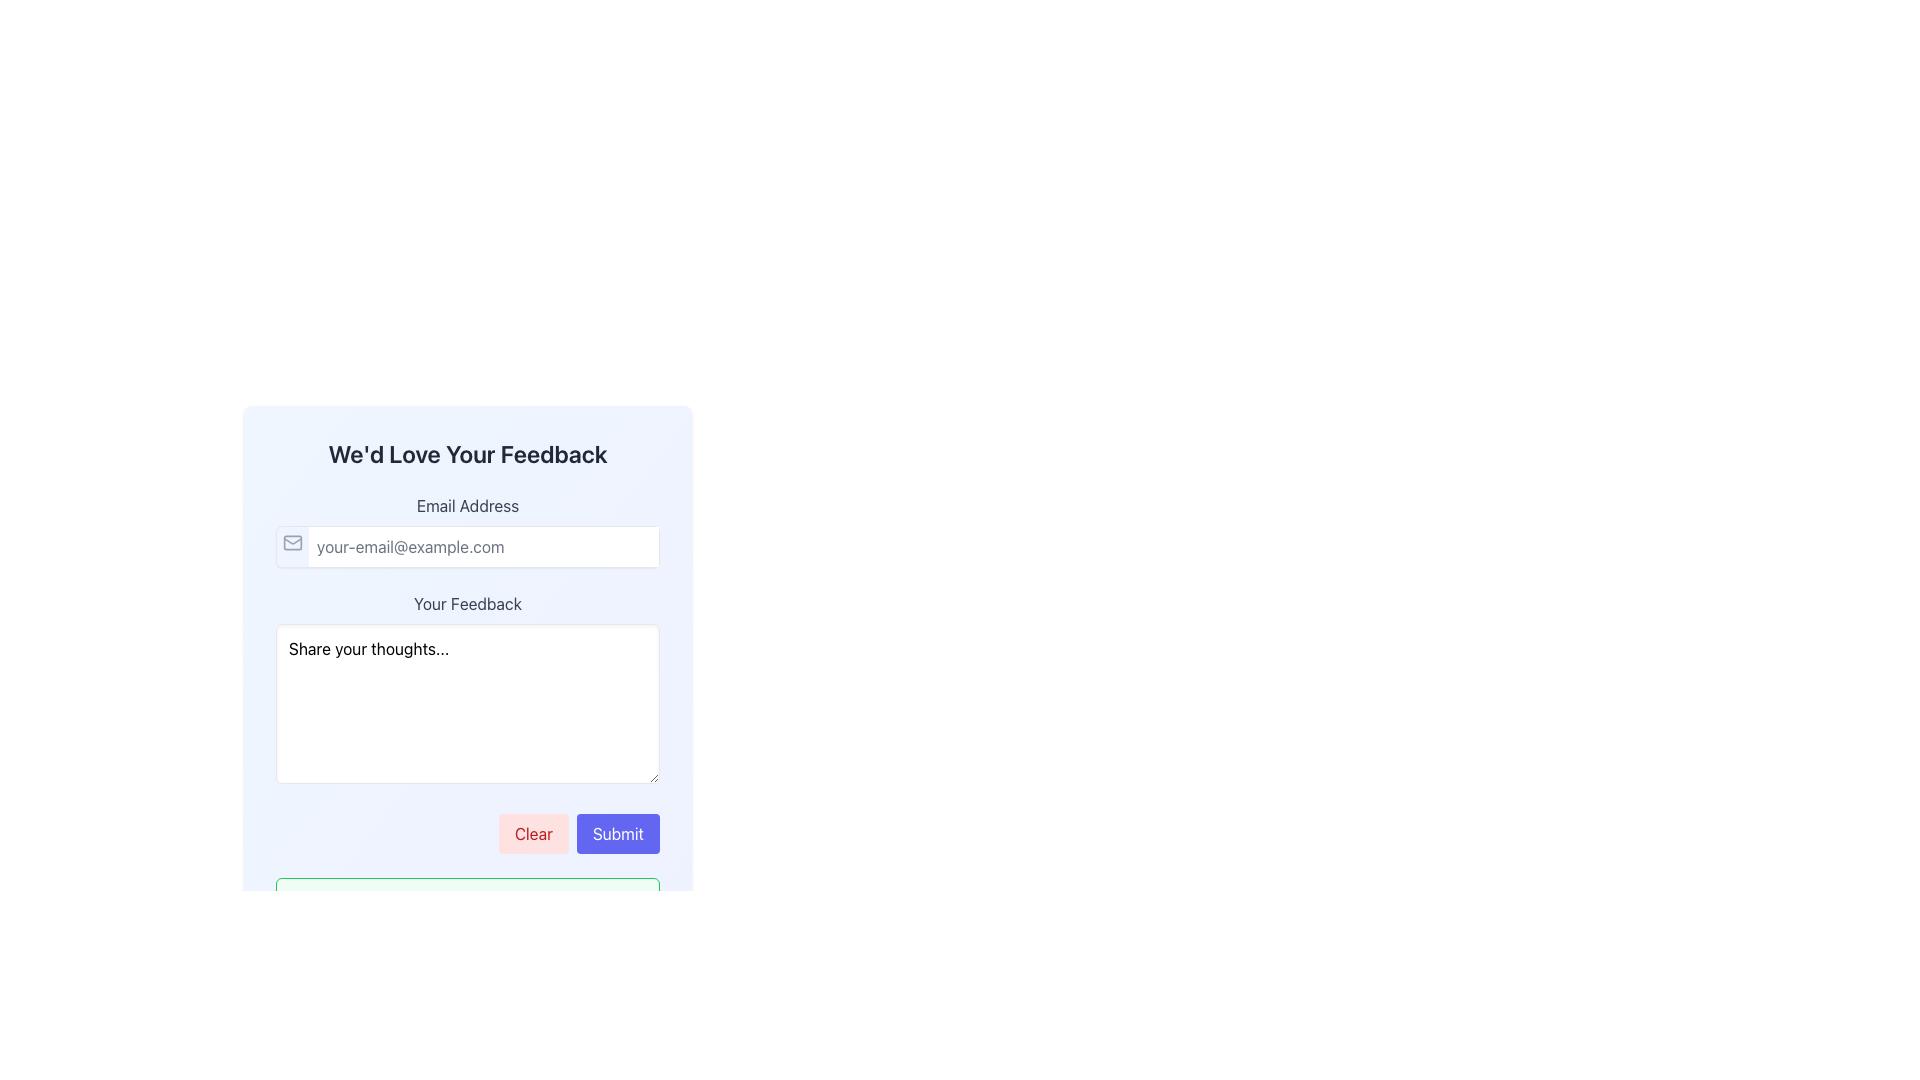  What do you see at coordinates (466, 547) in the screenshot?
I see `the Email input field, which is rectangular with rounded corners and has a placeholder text 'your-email@example.com'` at bounding box center [466, 547].